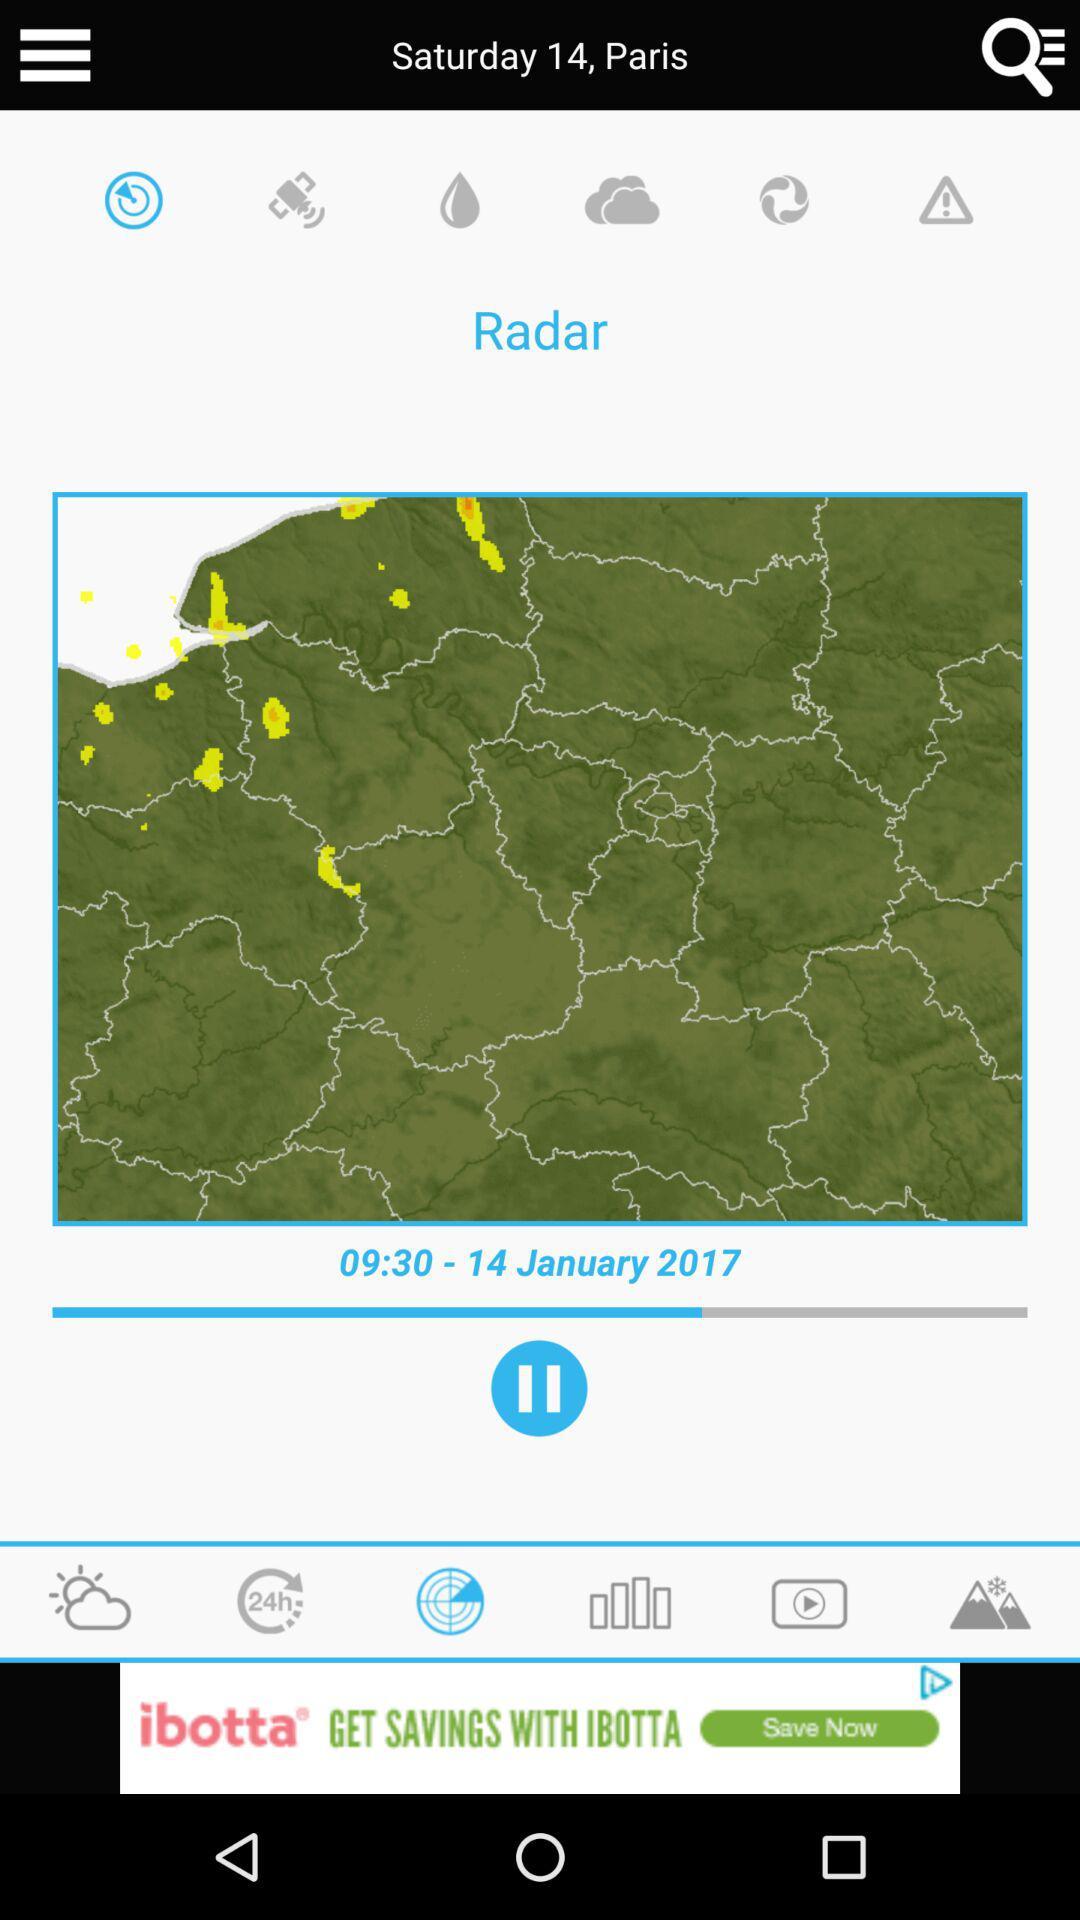  What do you see at coordinates (1024, 55) in the screenshot?
I see `menu button` at bounding box center [1024, 55].